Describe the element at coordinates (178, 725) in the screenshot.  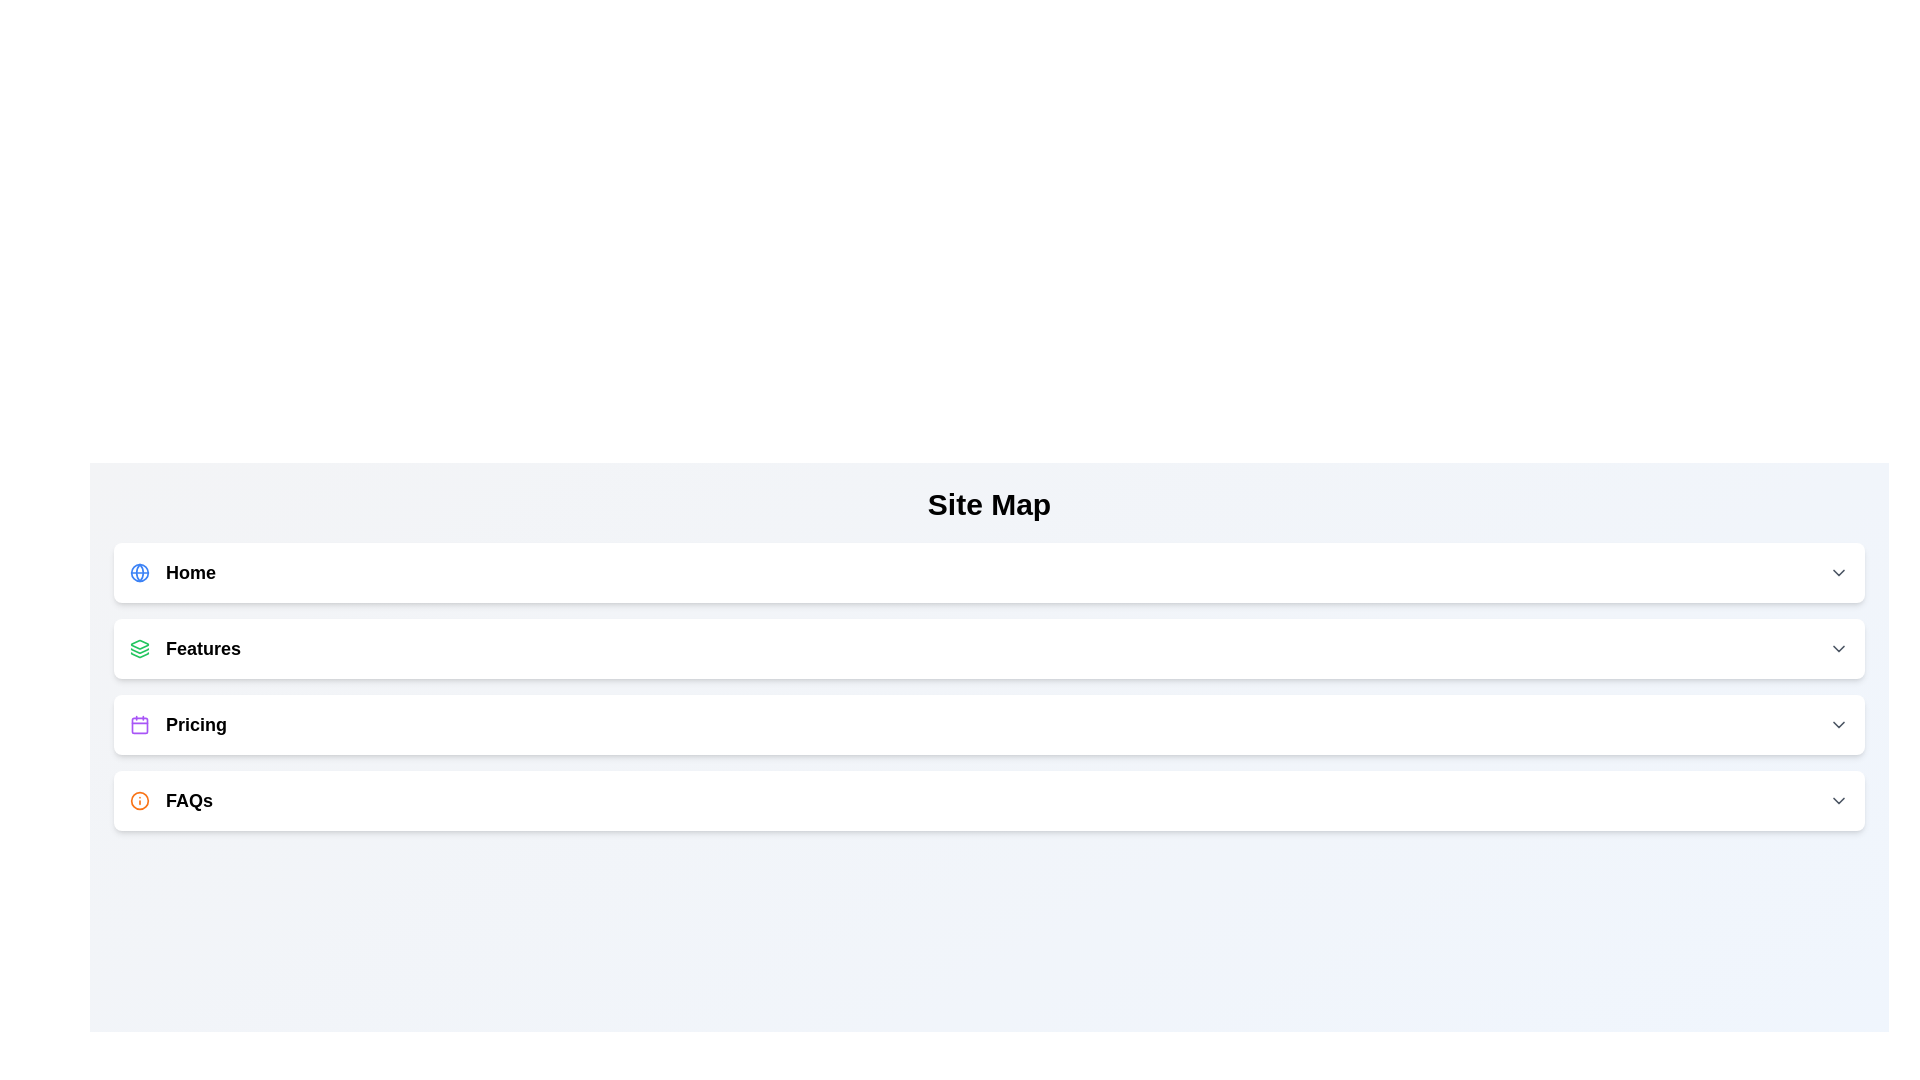
I see `the third item in the vertical list of options, which is a button-like text with an associated icon for pricing details, located below the 'Features' and above the 'FAQs'` at that location.